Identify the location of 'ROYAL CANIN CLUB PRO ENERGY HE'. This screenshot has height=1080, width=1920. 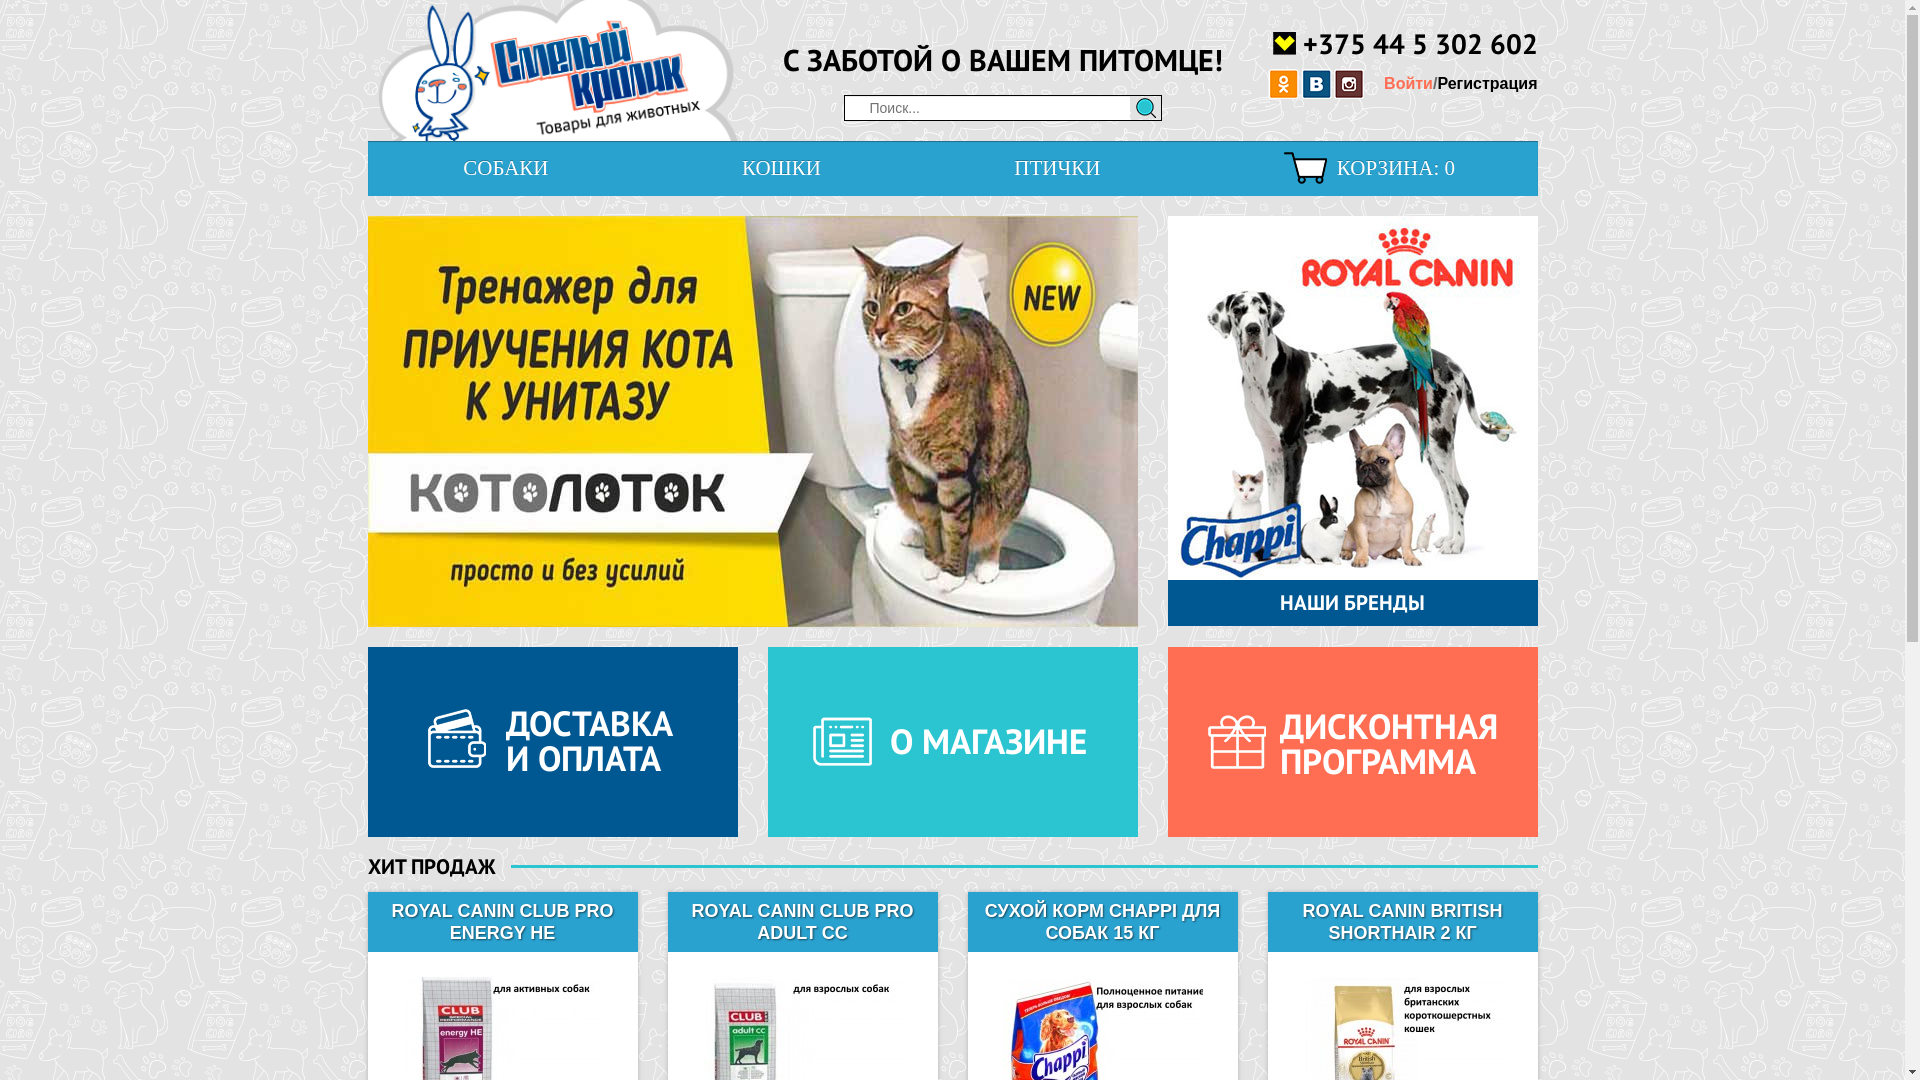
(502, 921).